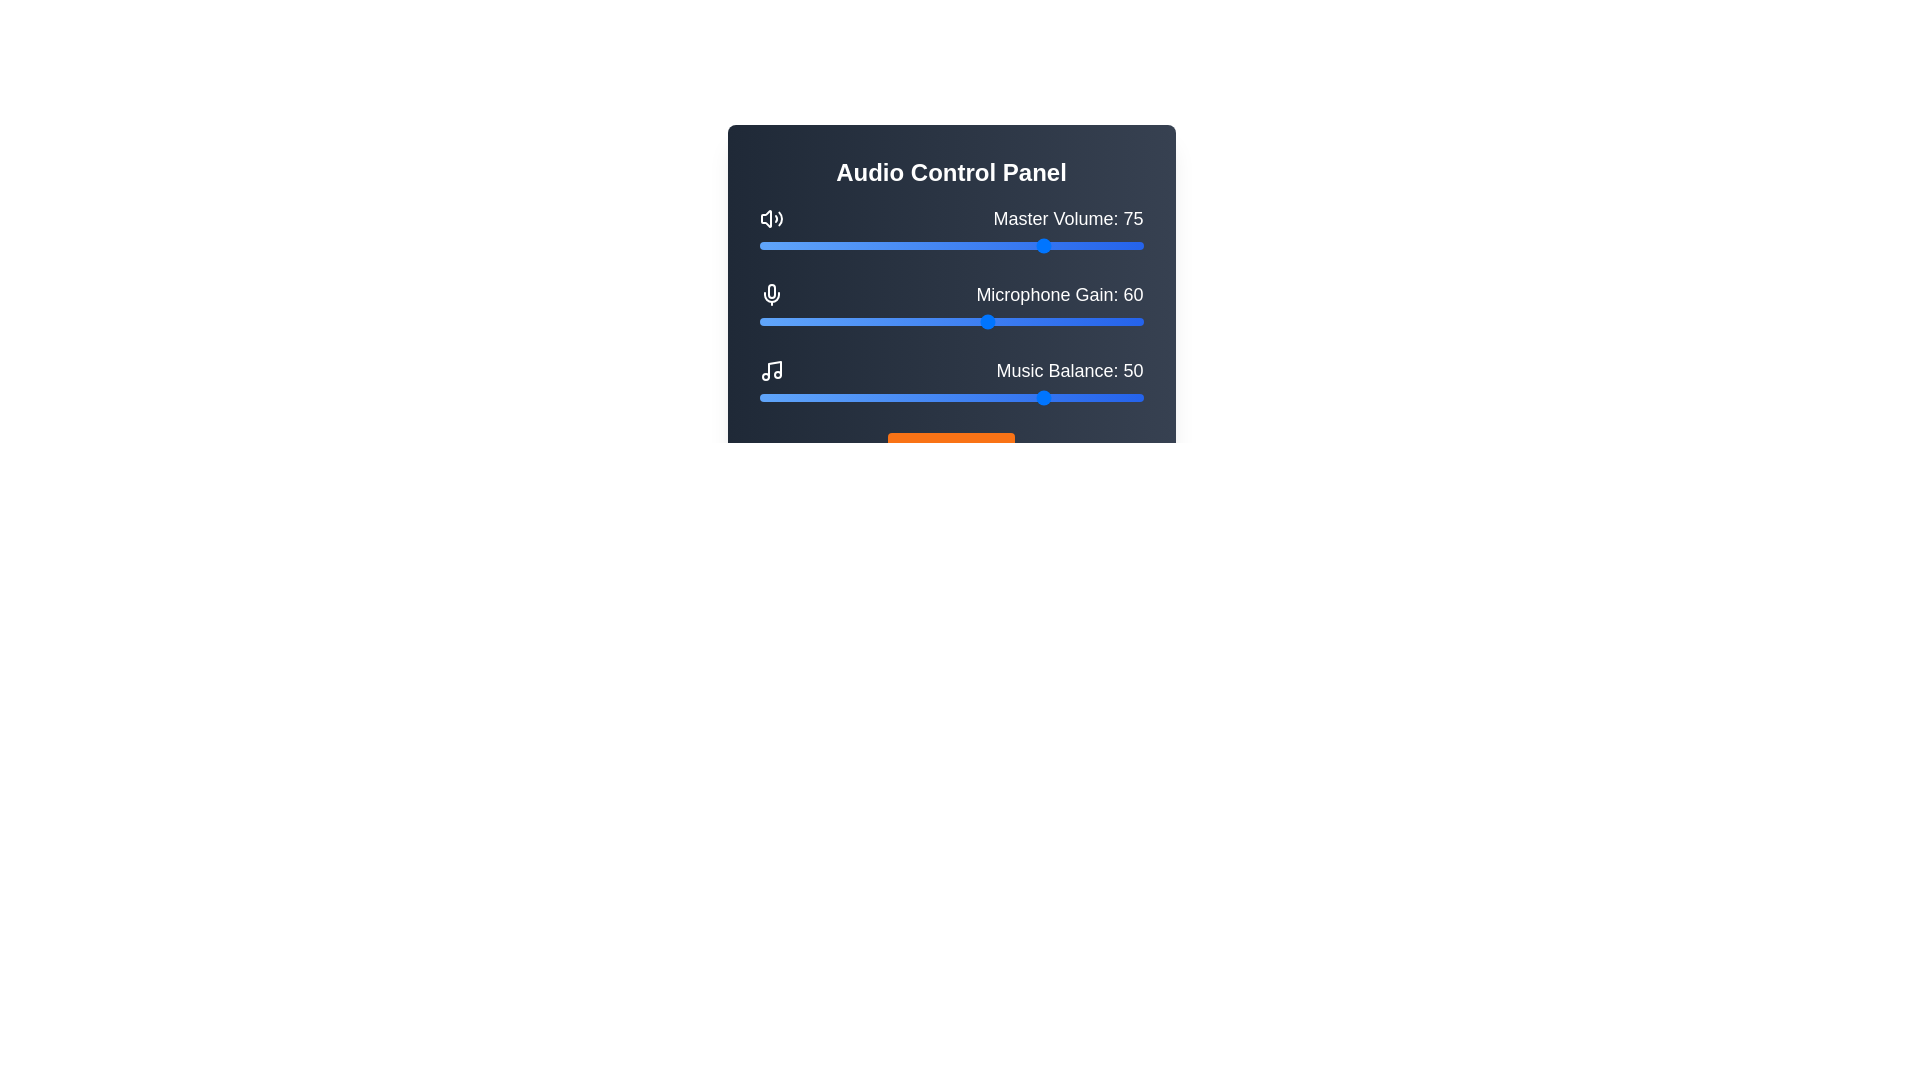  Describe the element at coordinates (1143, 245) in the screenshot. I see `the Master Volume slider to 100` at that location.